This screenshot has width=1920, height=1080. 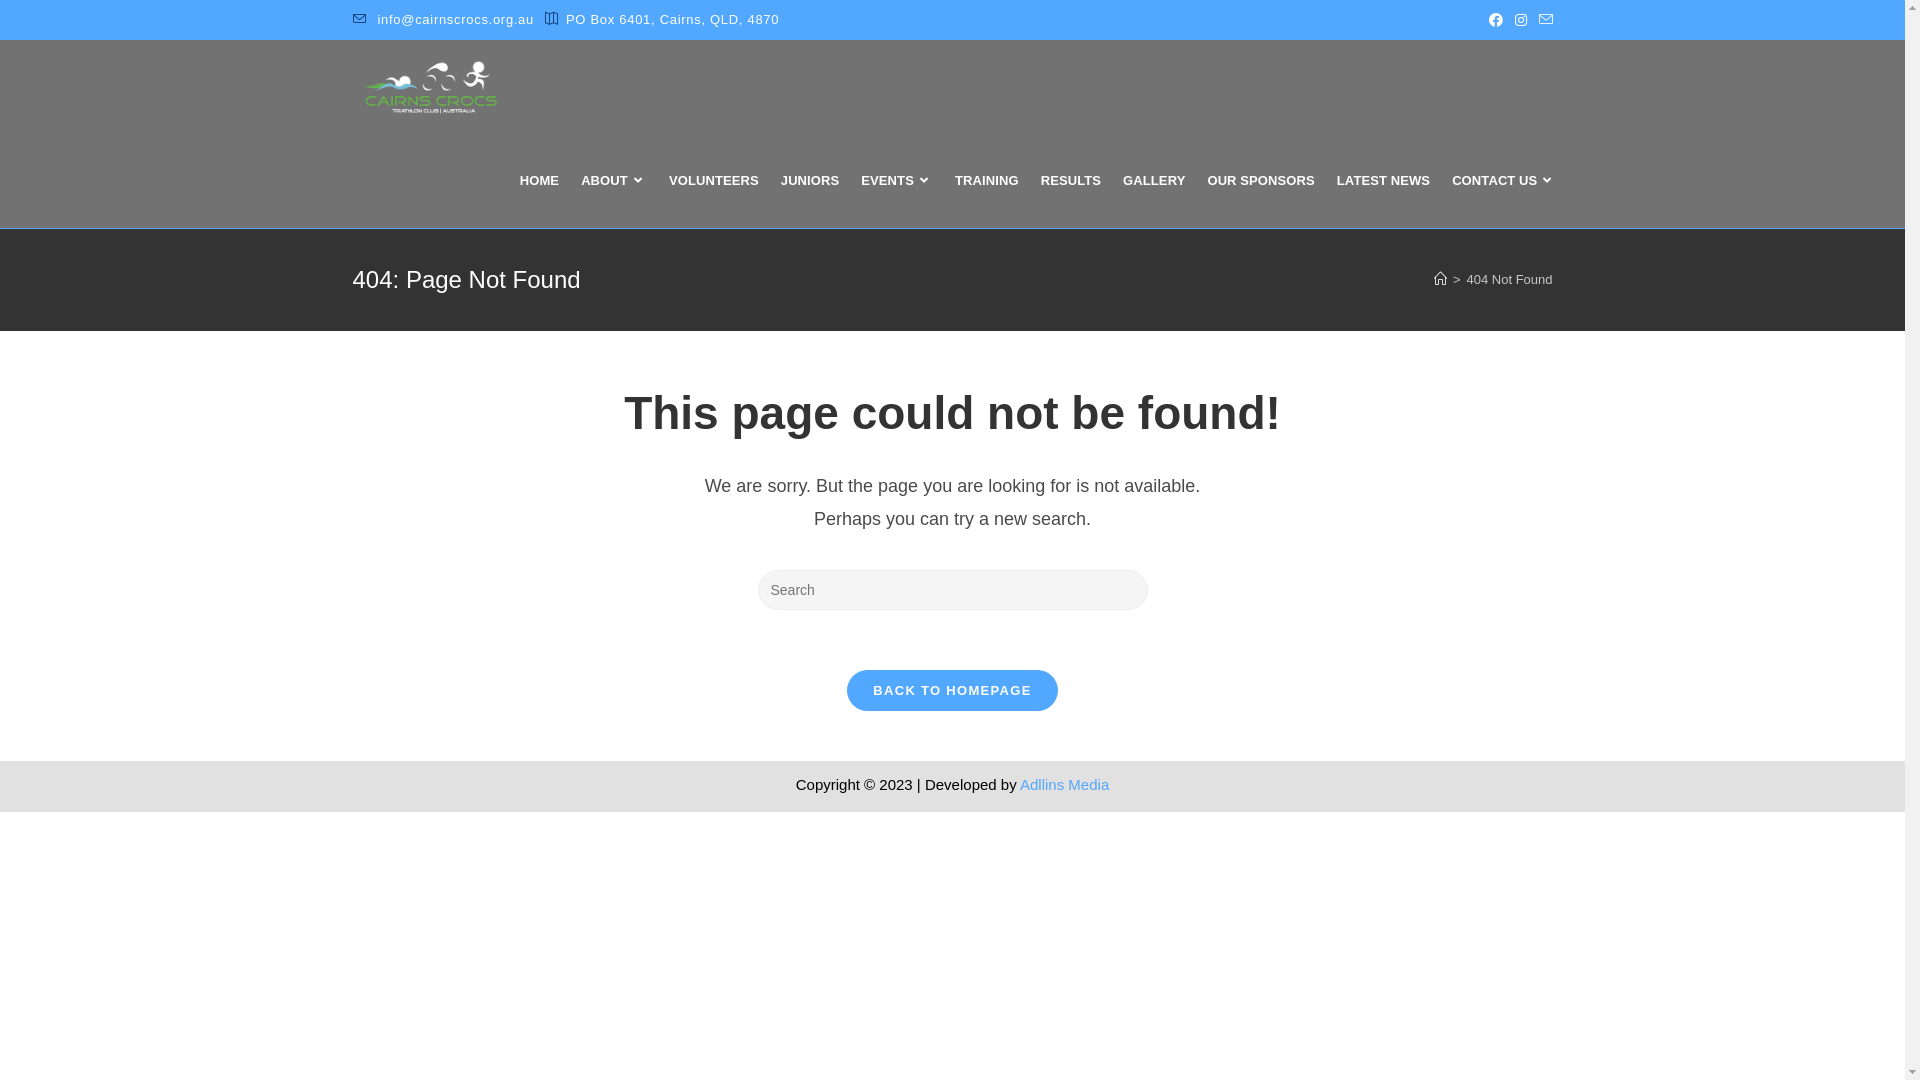 I want to click on 'EVENTS', so click(x=896, y=181).